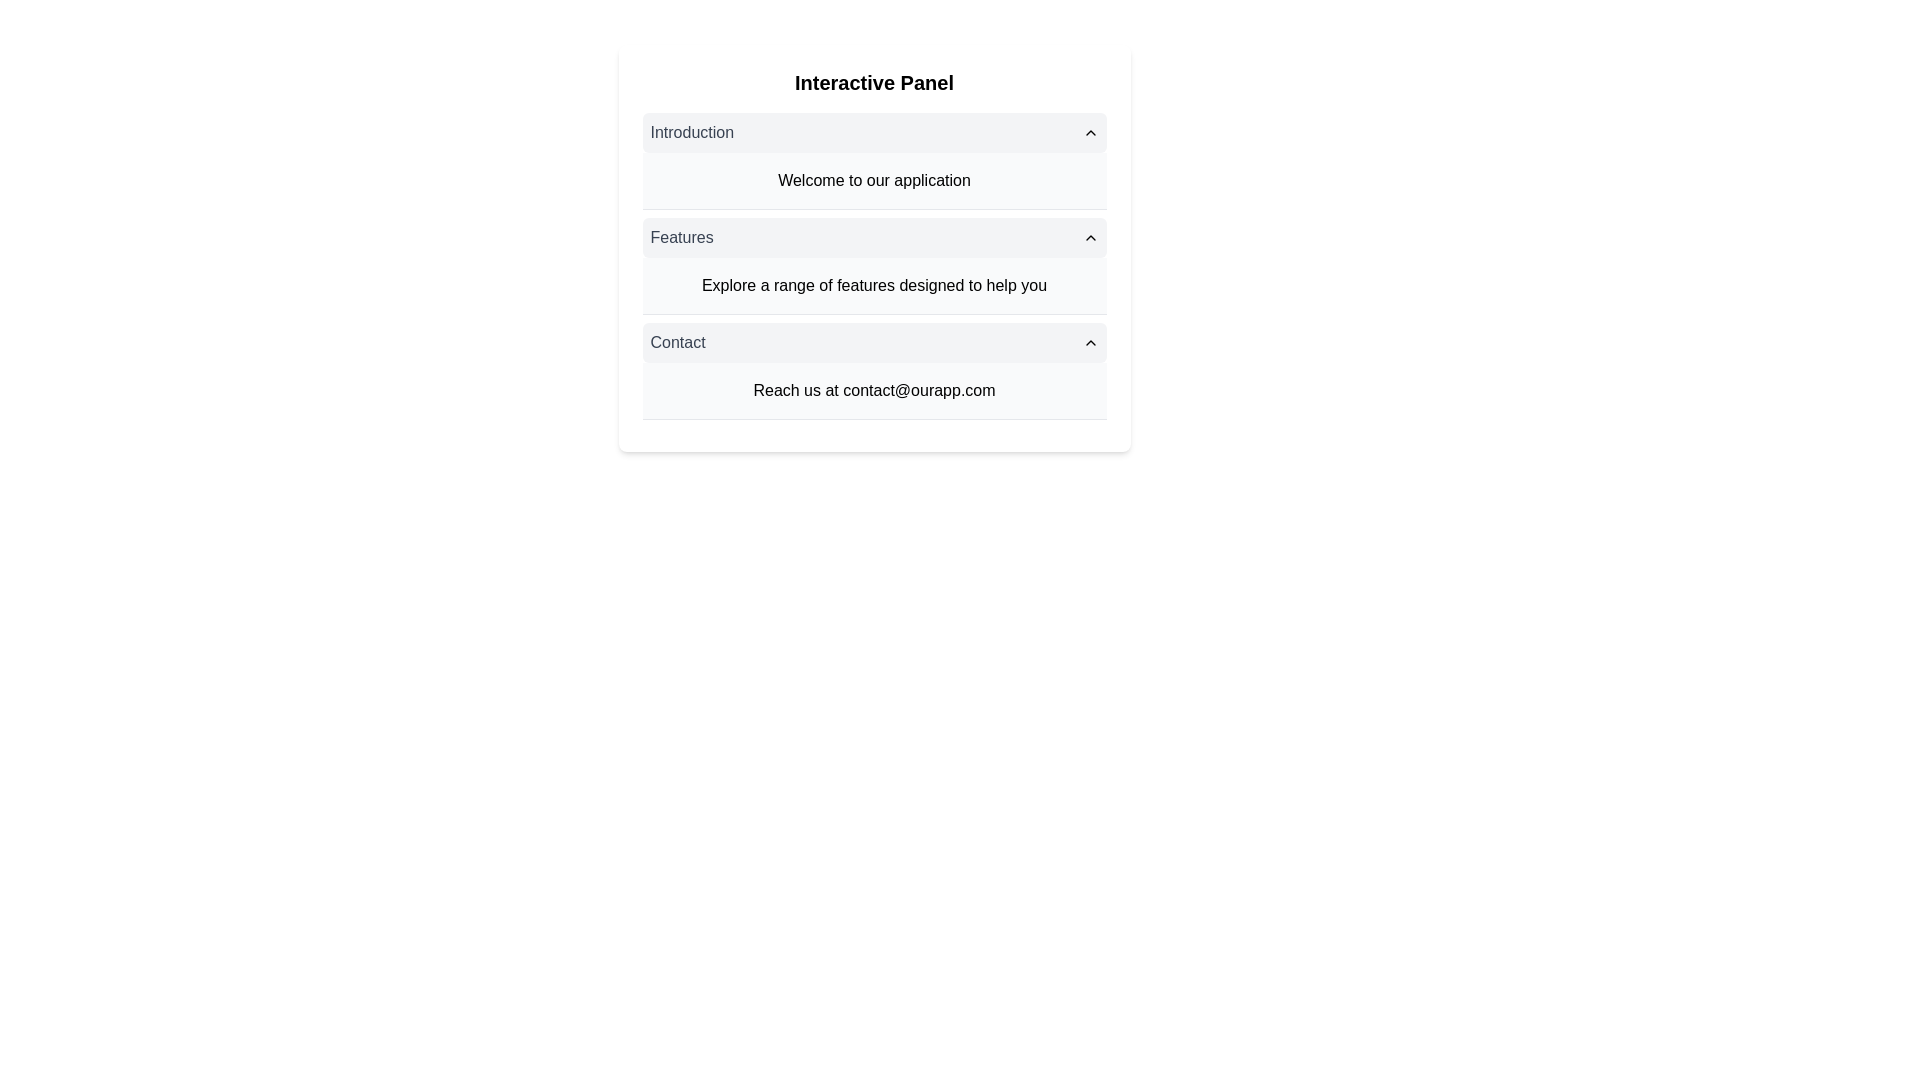  What do you see at coordinates (874, 181) in the screenshot?
I see `the static text block with the message 'Welcome to our application', which is located in the 'Introduction' section of the panel` at bounding box center [874, 181].